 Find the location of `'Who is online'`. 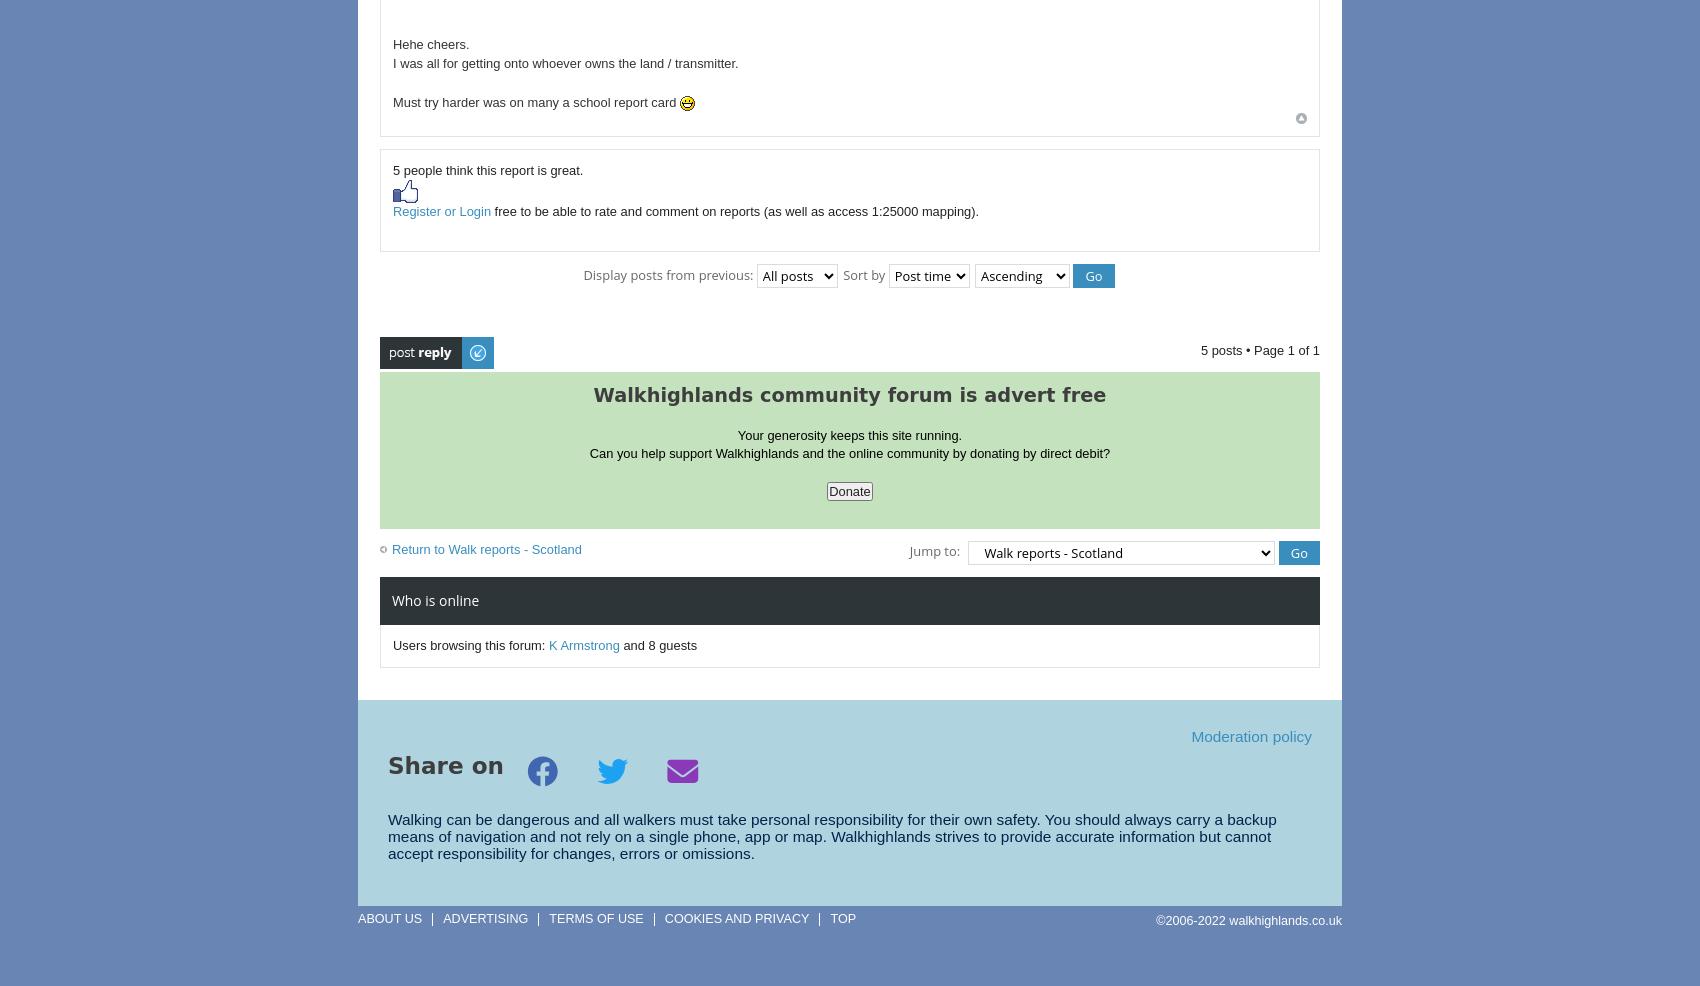

'Who is online' is located at coordinates (435, 599).